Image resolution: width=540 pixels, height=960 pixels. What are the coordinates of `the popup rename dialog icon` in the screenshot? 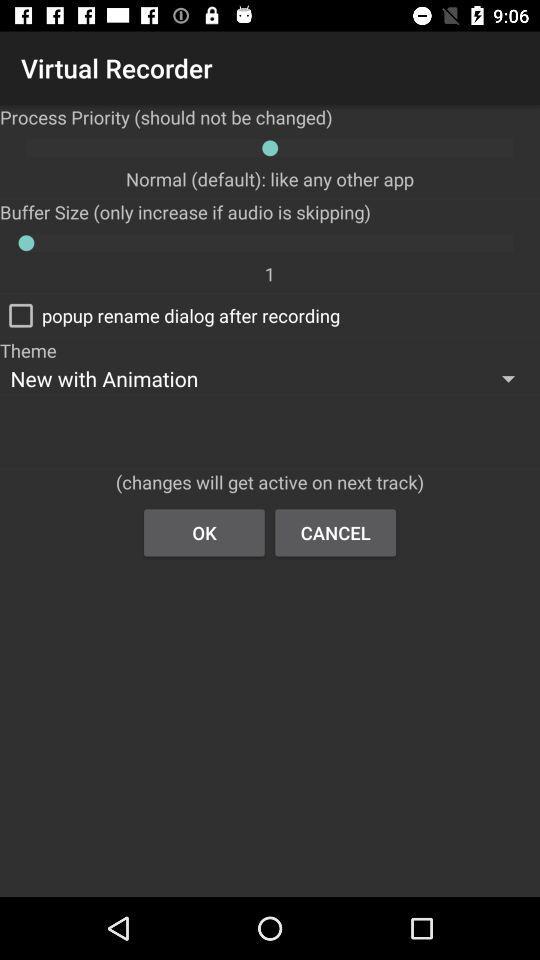 It's located at (170, 315).